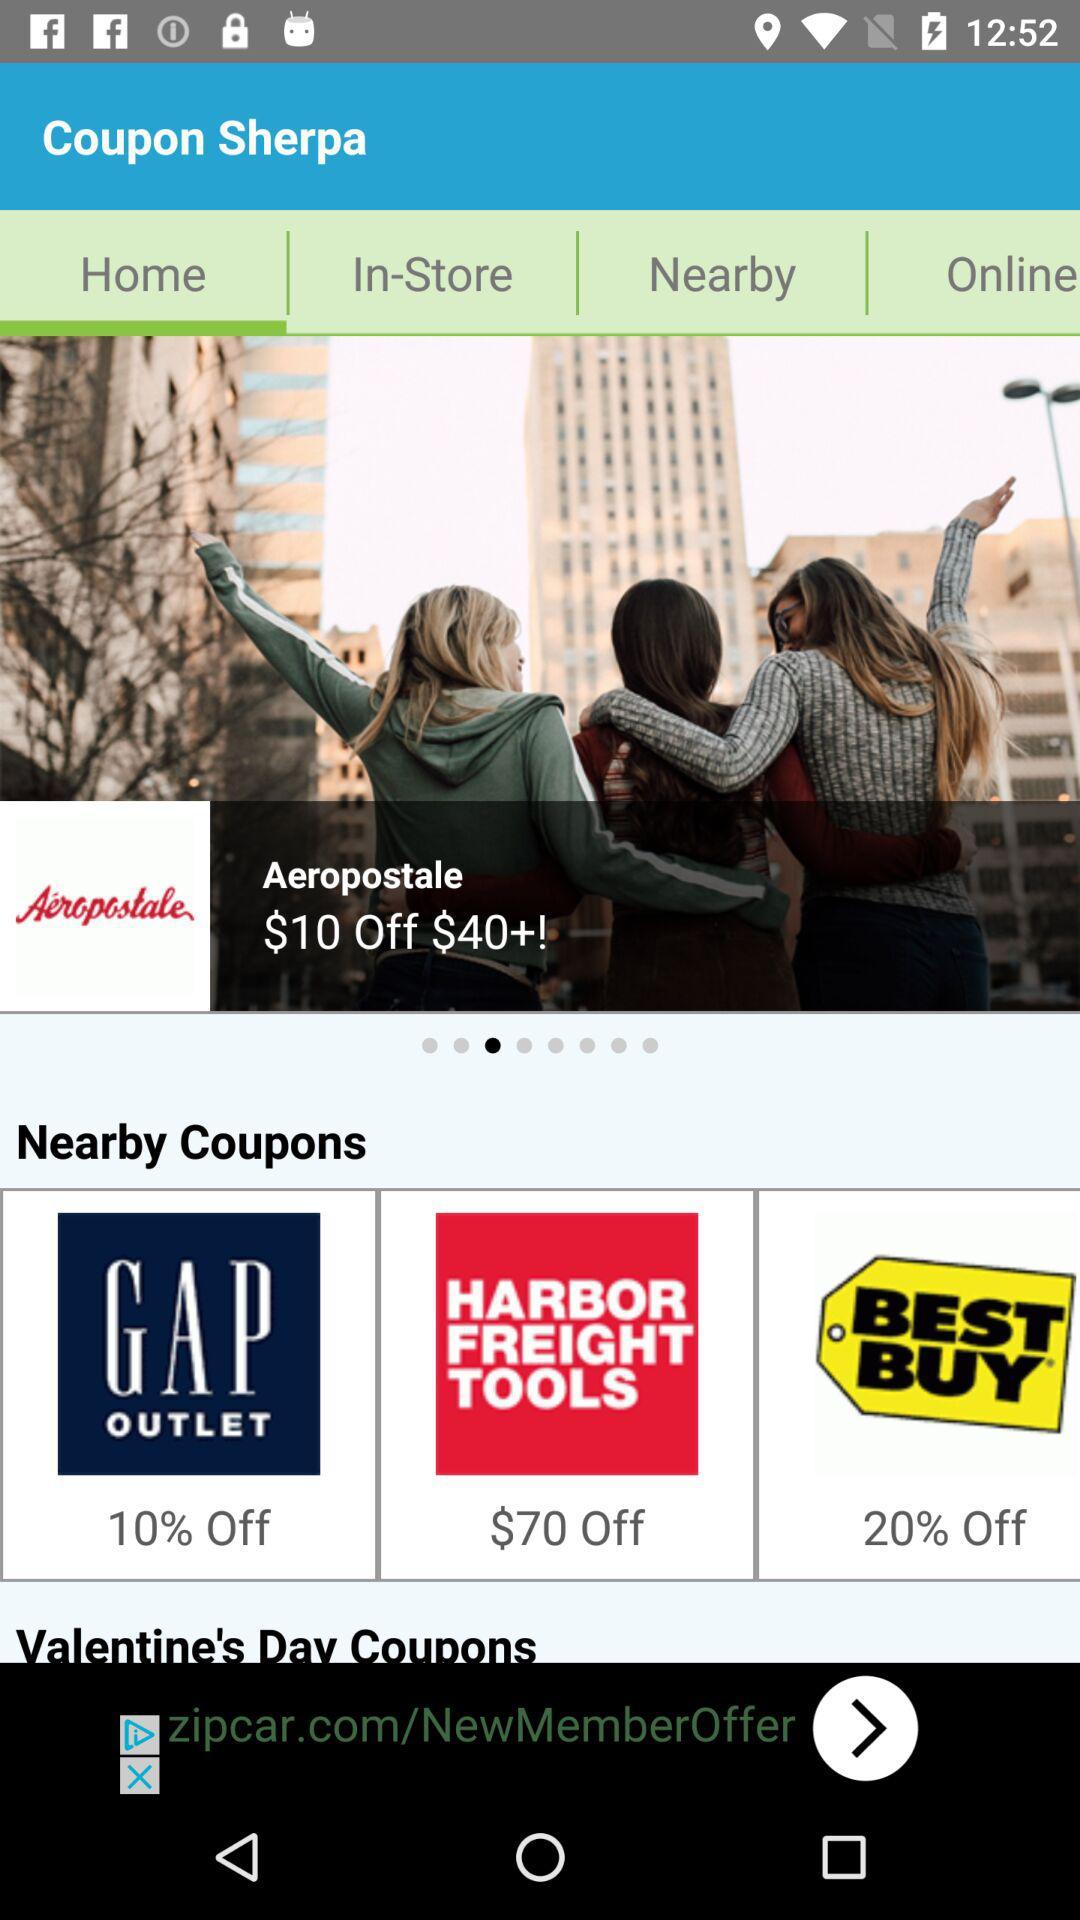 The height and width of the screenshot is (1920, 1080). Describe the element at coordinates (540, 1727) in the screenshot. I see `open advertisement` at that location.